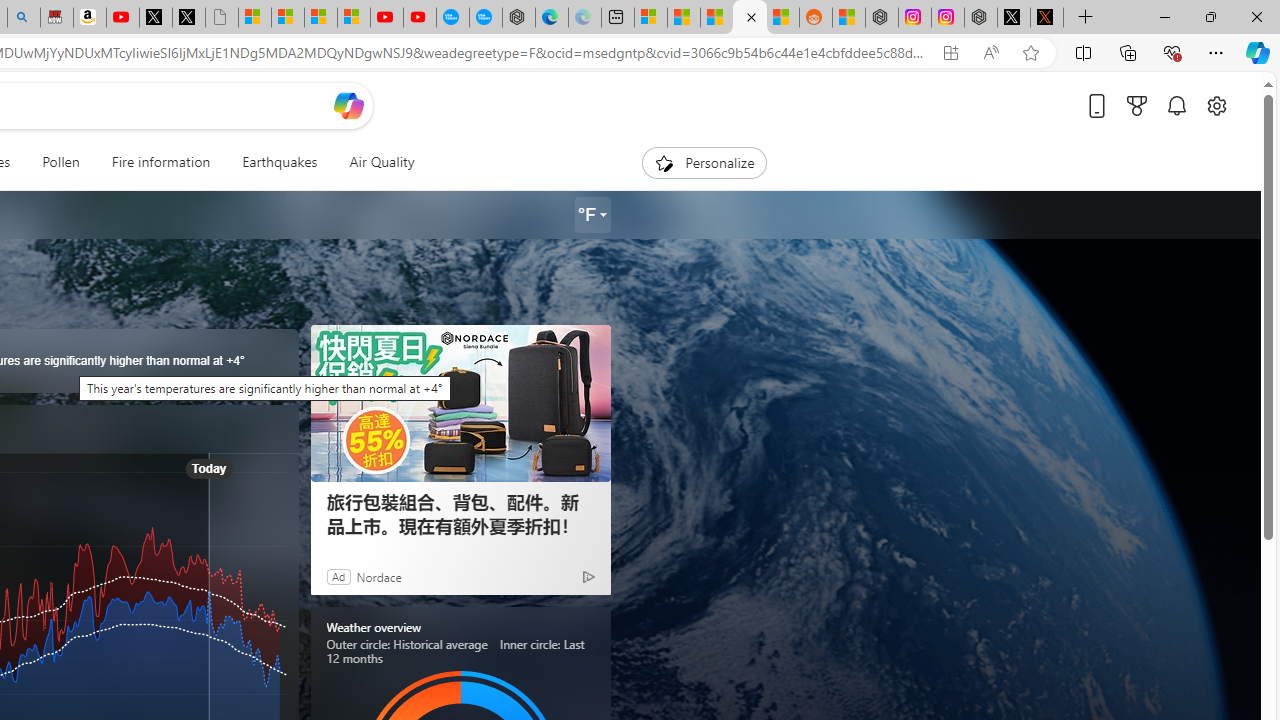 Image resolution: width=1280 pixels, height=720 pixels. What do you see at coordinates (279, 162) in the screenshot?
I see `'Earthquakes'` at bounding box center [279, 162].